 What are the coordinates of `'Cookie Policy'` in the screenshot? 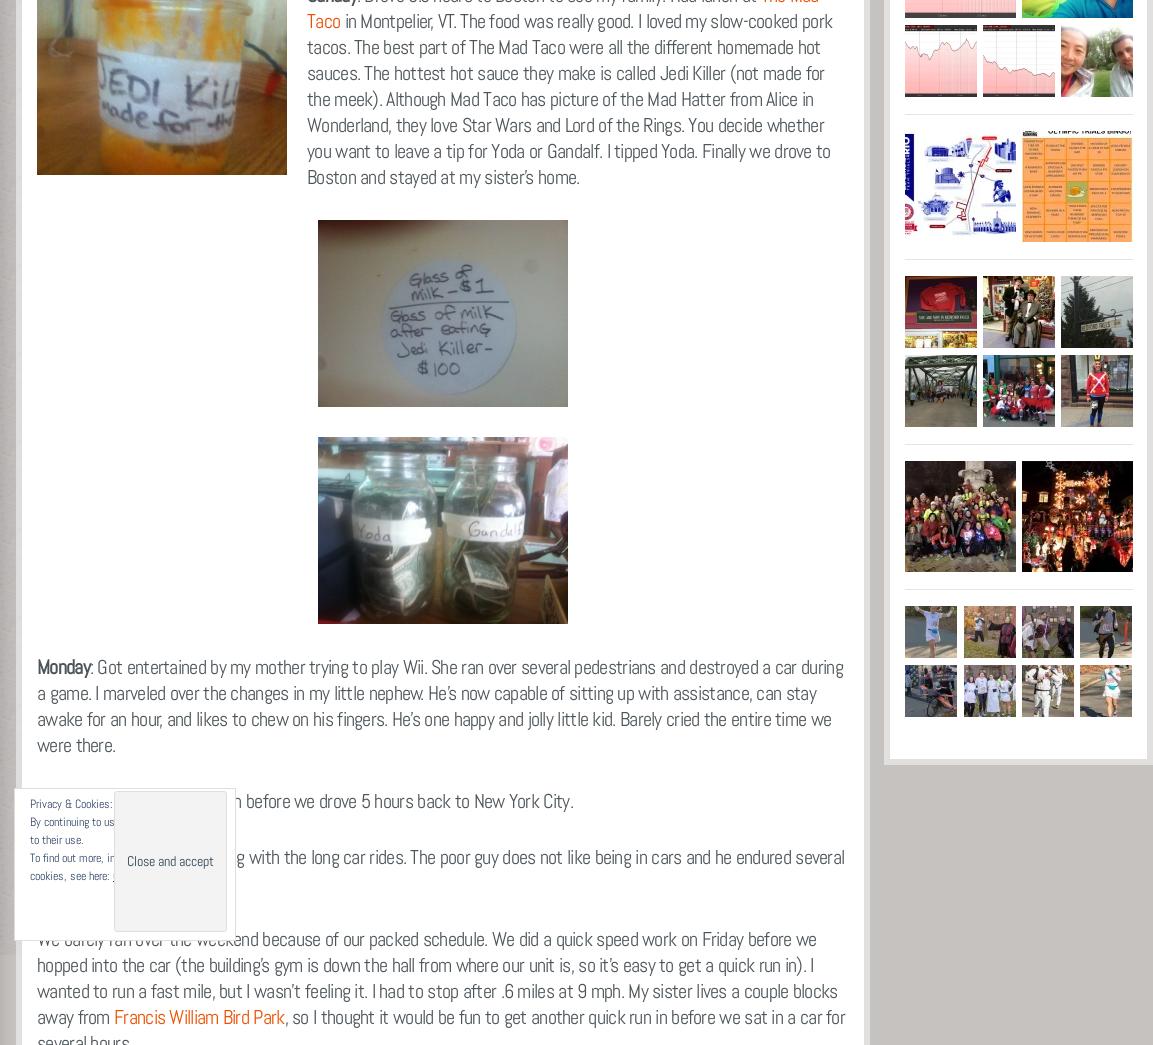 It's located at (142, 876).